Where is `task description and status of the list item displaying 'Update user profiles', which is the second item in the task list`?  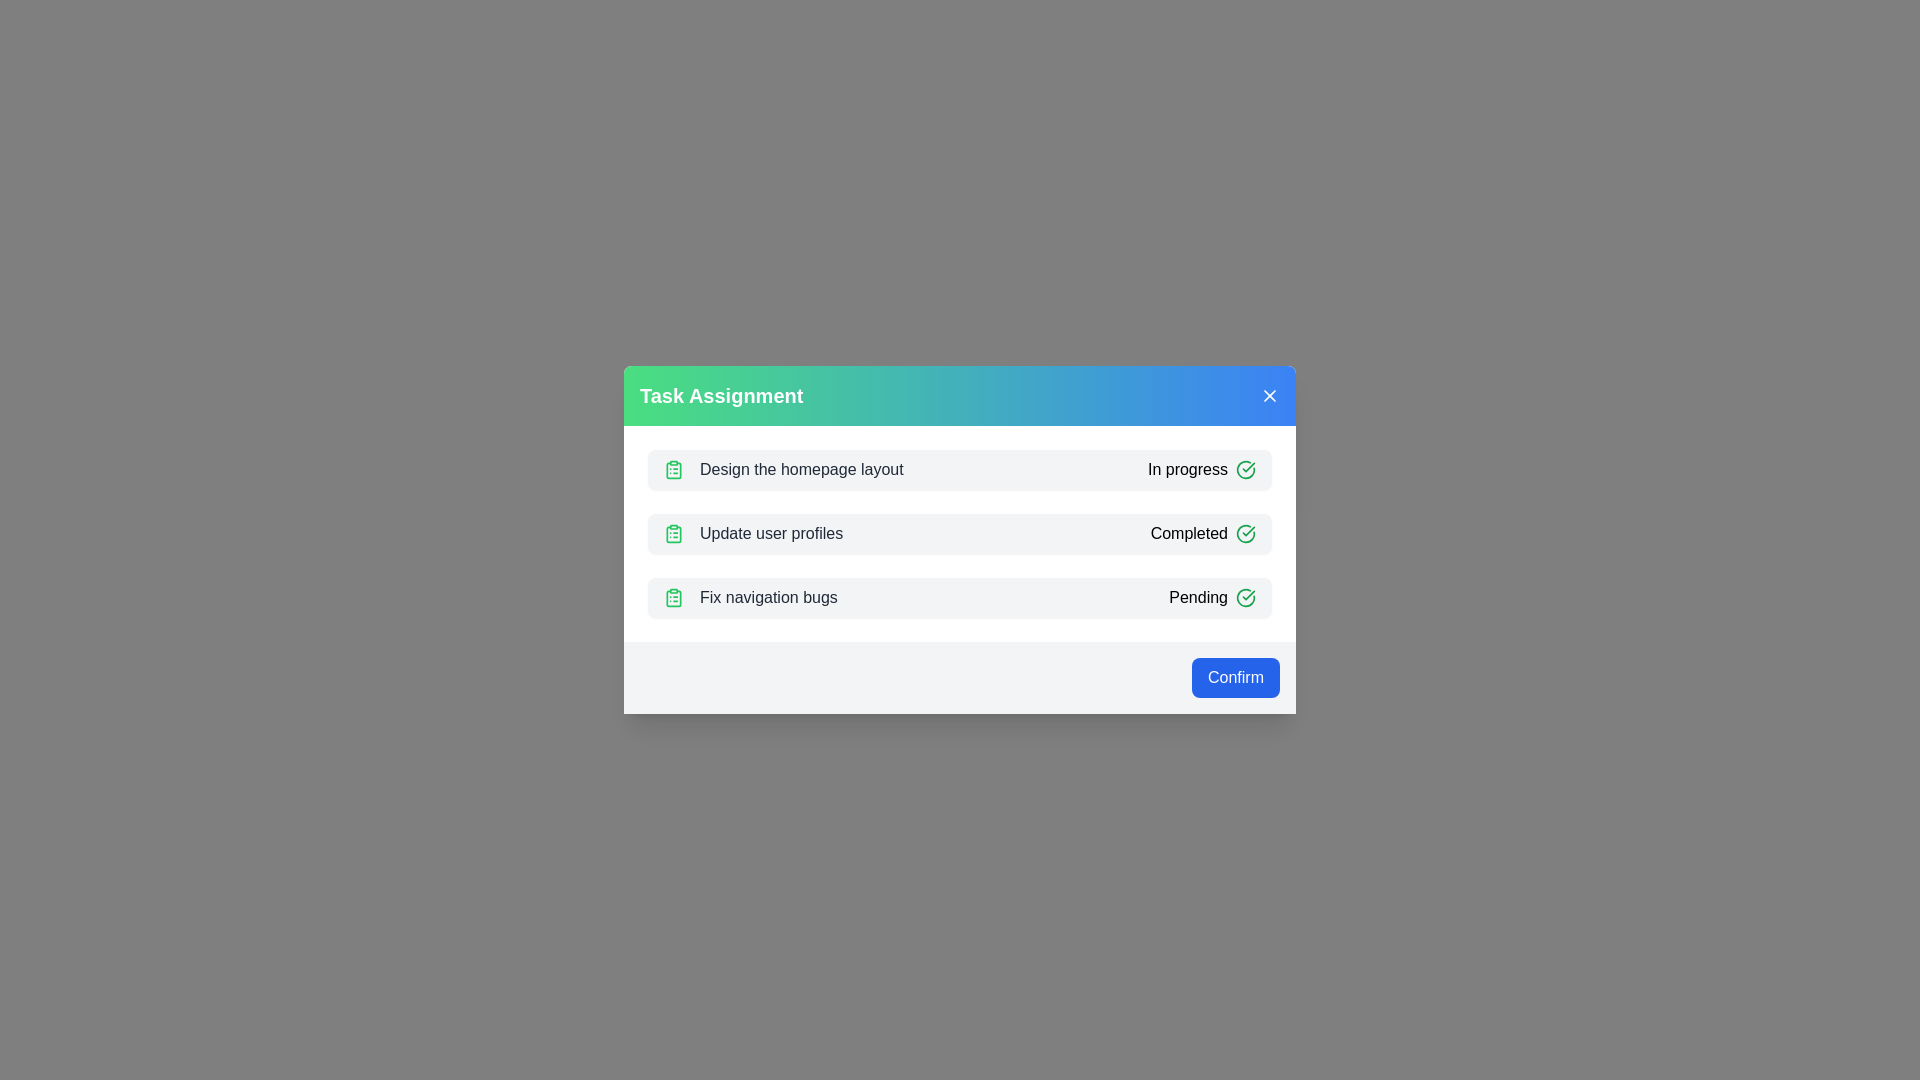 task description and status of the list item displaying 'Update user profiles', which is the second item in the task list is located at coordinates (960, 532).